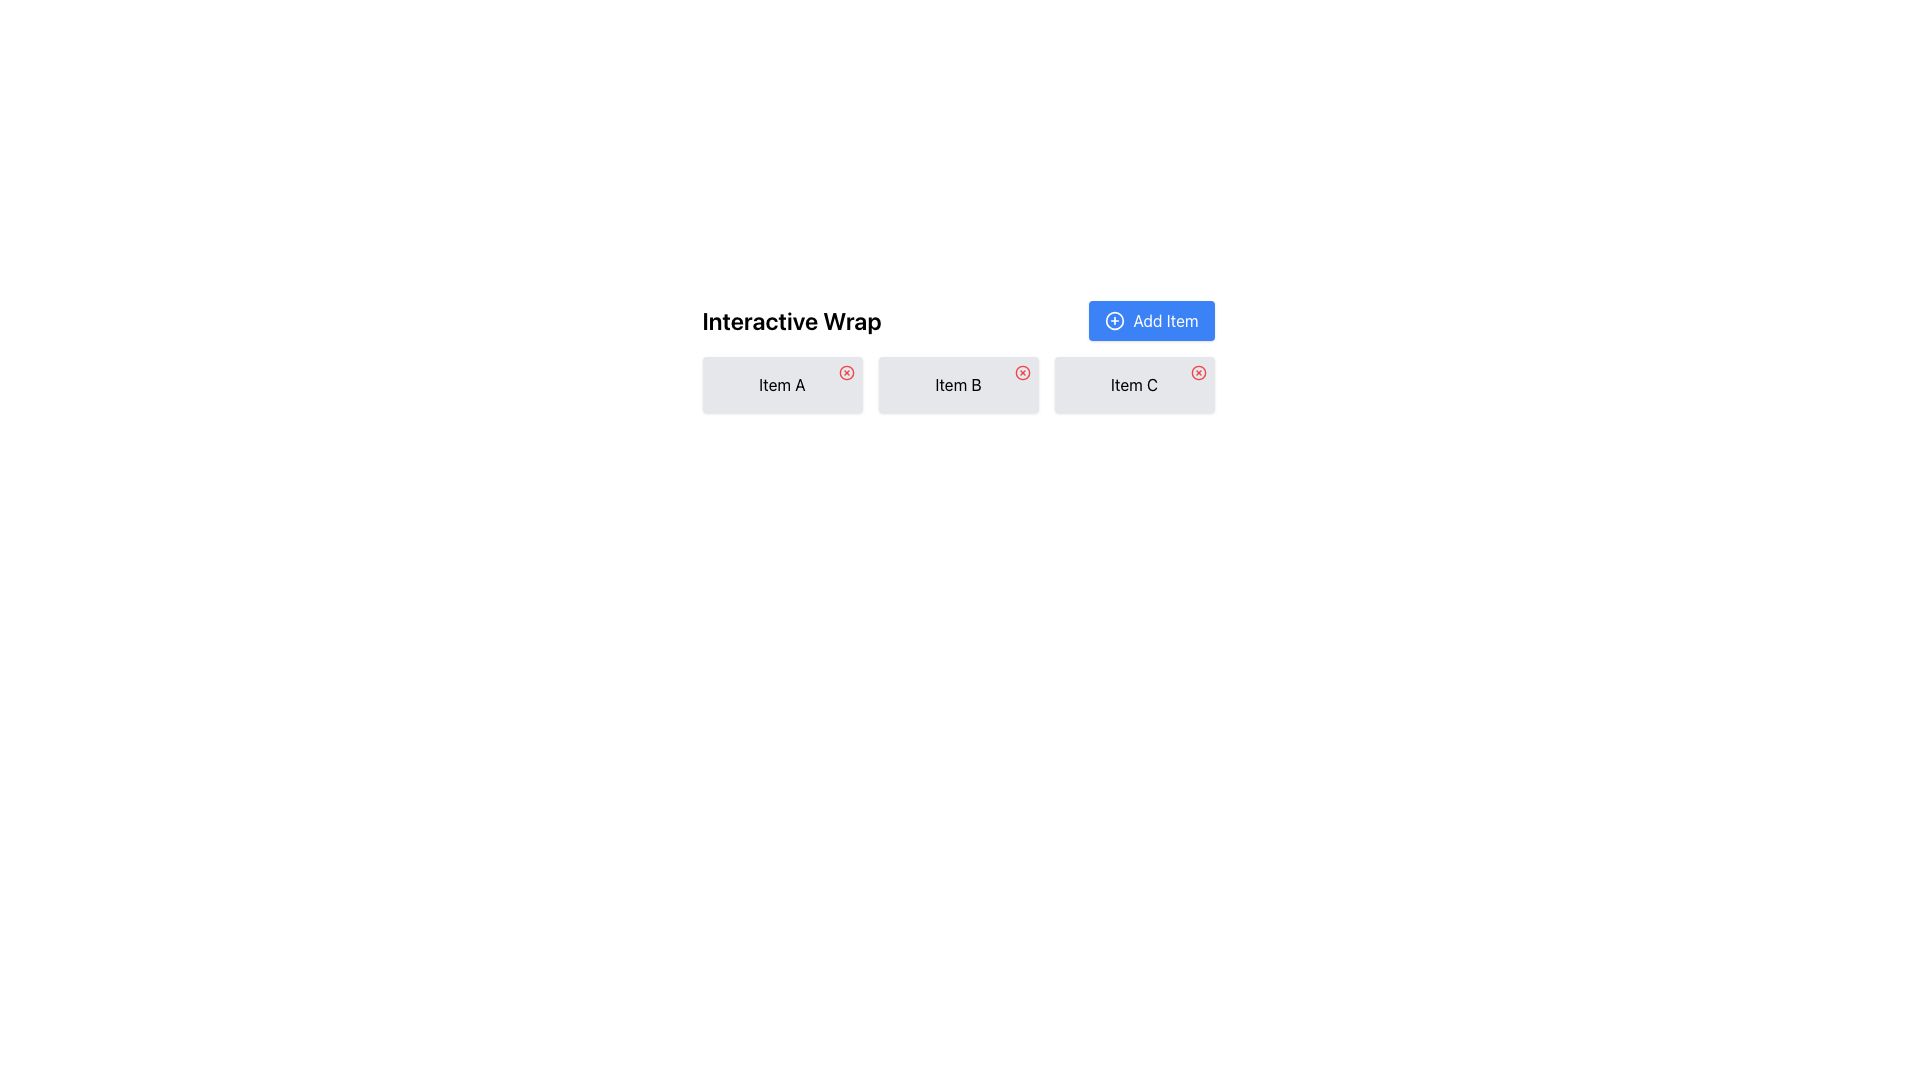  Describe the element at coordinates (1134, 385) in the screenshot. I see `the 'Item C' text label` at that location.